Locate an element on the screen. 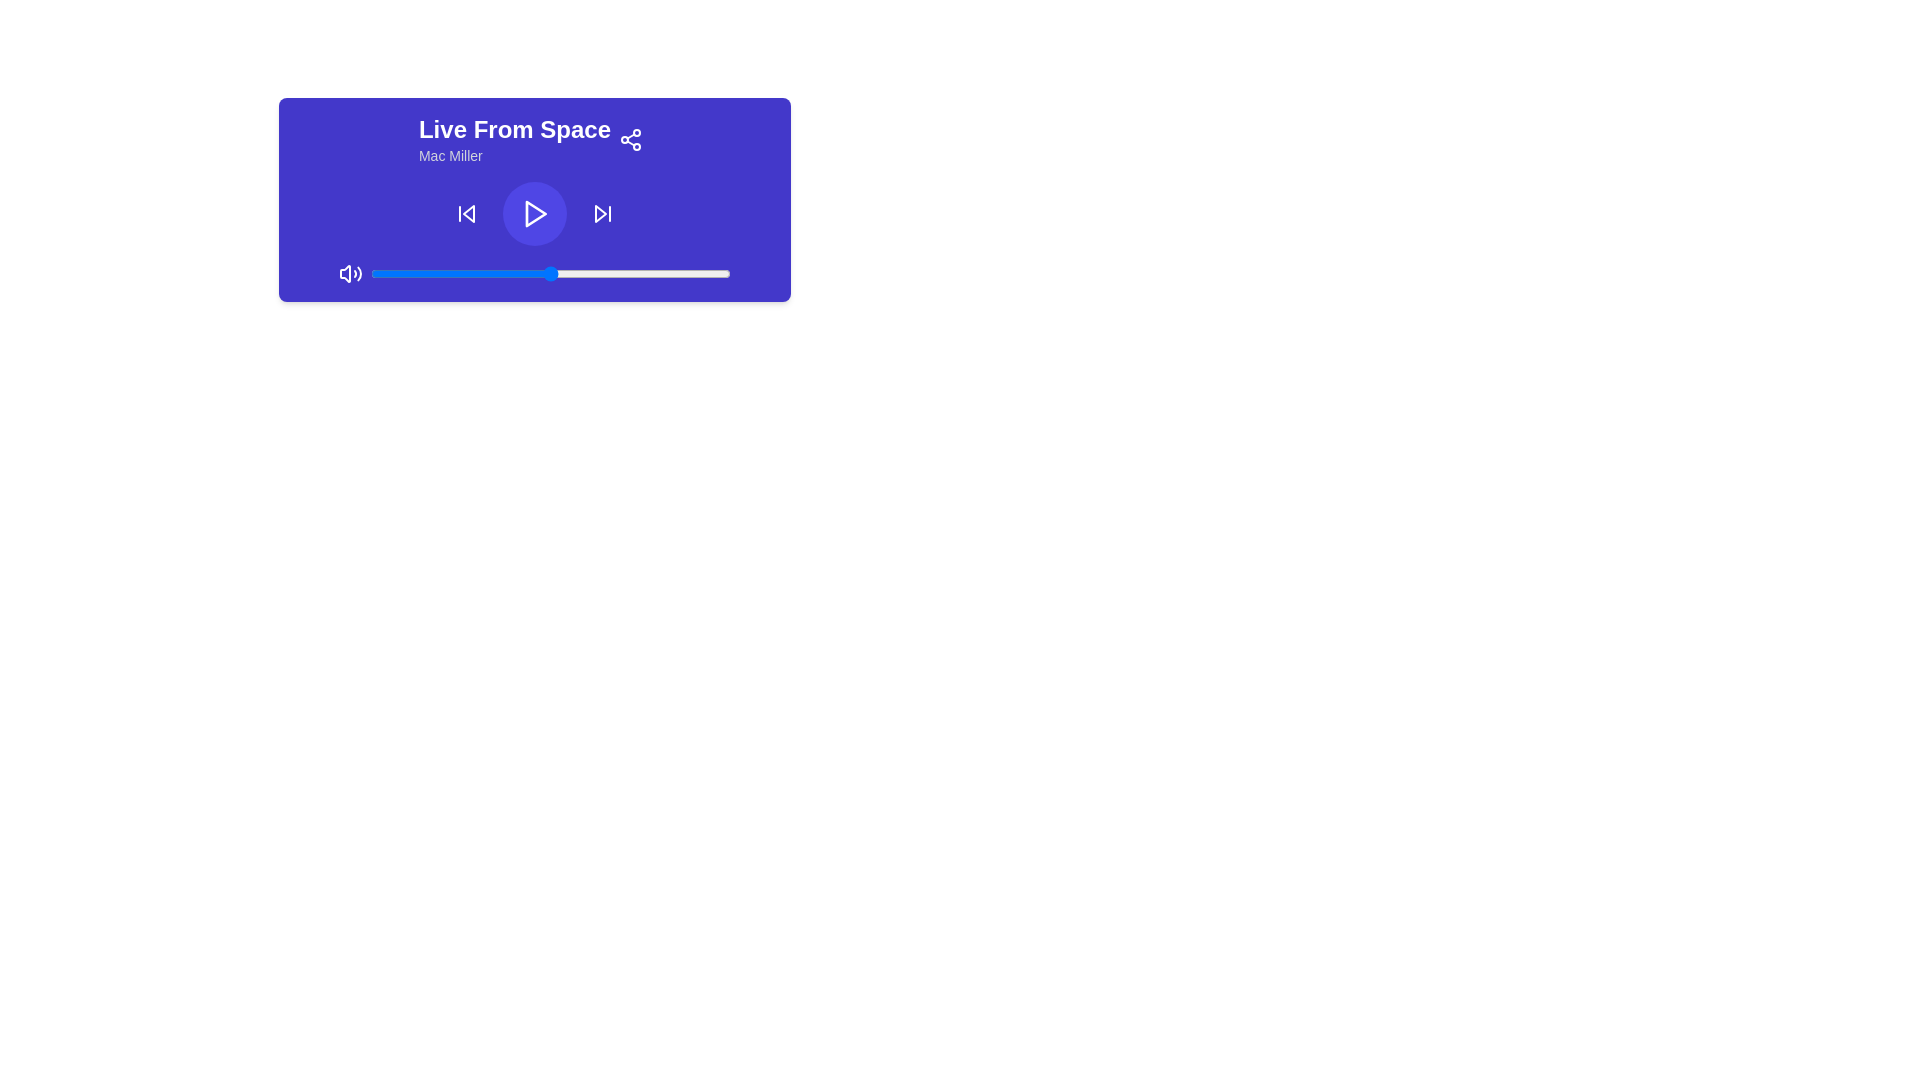  the slider value is located at coordinates (497, 273).